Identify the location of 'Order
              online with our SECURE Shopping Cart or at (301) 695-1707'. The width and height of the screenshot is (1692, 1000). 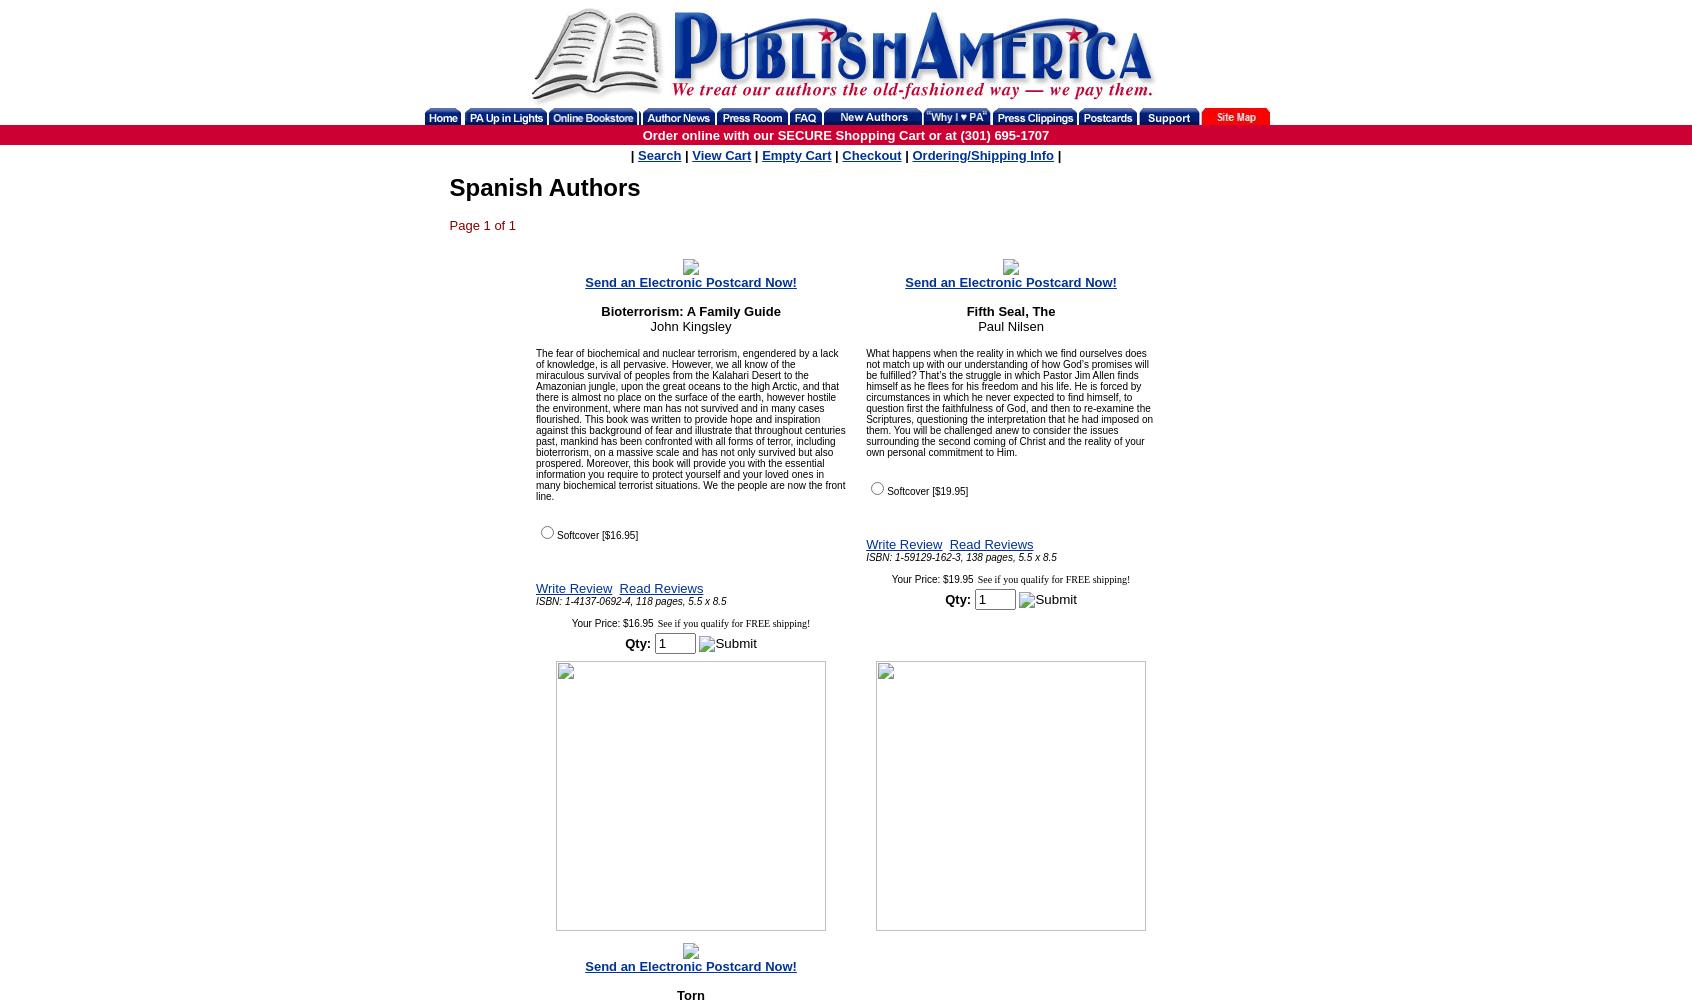
(845, 134).